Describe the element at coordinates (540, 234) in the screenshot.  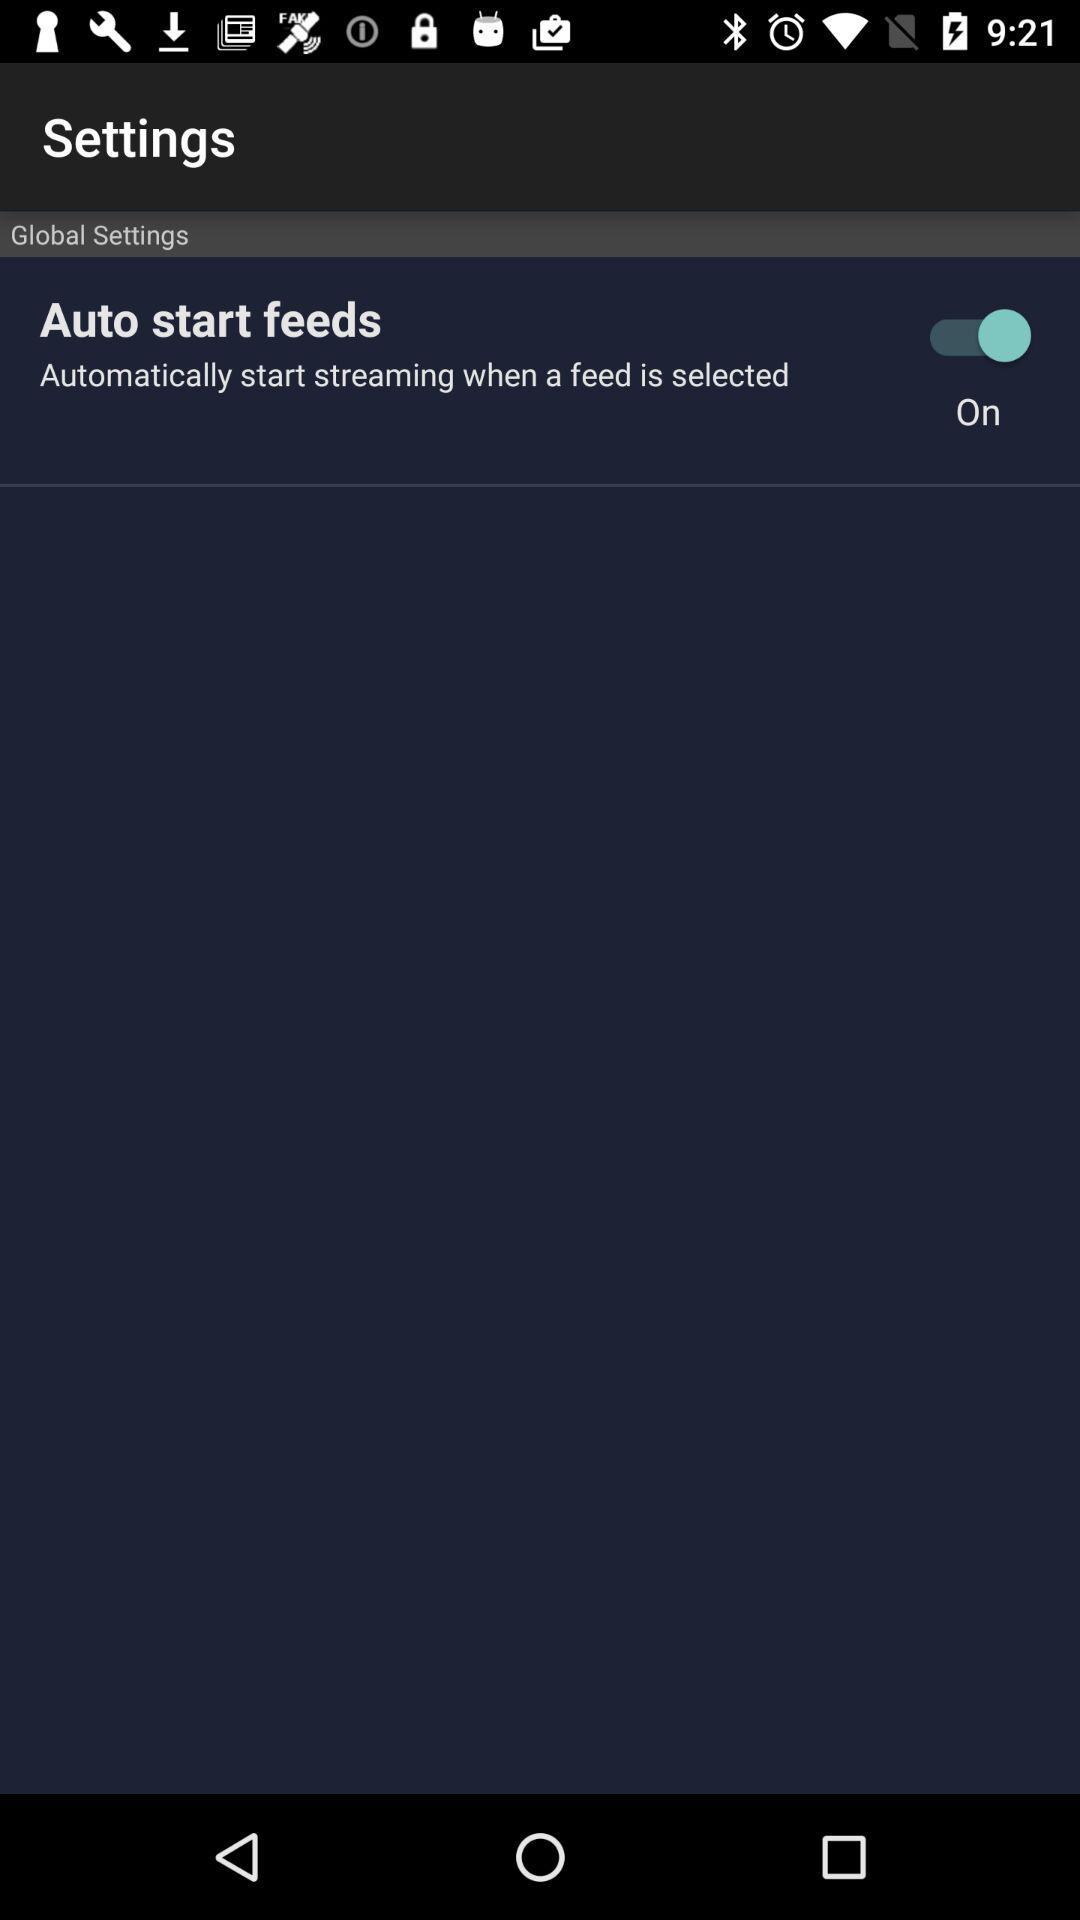
I see `global settings item` at that location.